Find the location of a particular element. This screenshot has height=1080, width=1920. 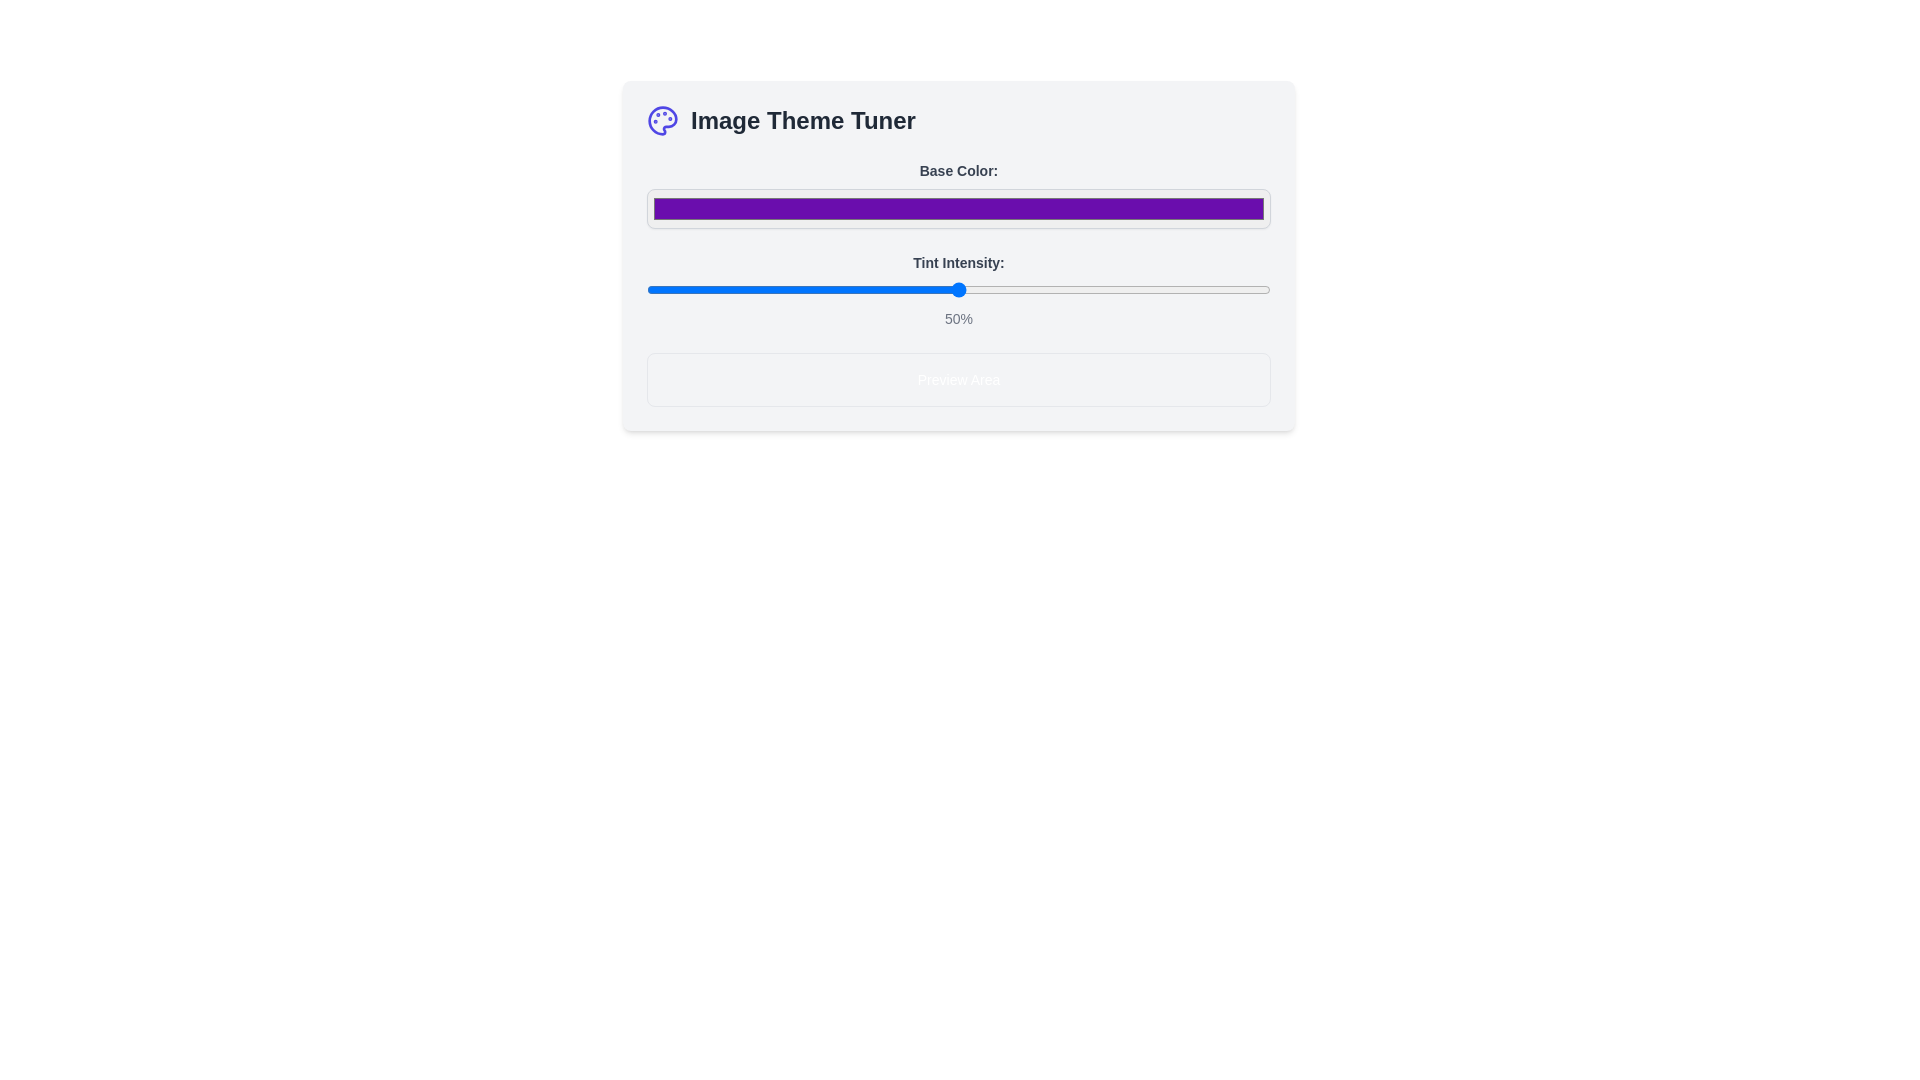

the interactive sub-element controls within the light gray rectangular card that adjusts image theme settings is located at coordinates (958, 254).